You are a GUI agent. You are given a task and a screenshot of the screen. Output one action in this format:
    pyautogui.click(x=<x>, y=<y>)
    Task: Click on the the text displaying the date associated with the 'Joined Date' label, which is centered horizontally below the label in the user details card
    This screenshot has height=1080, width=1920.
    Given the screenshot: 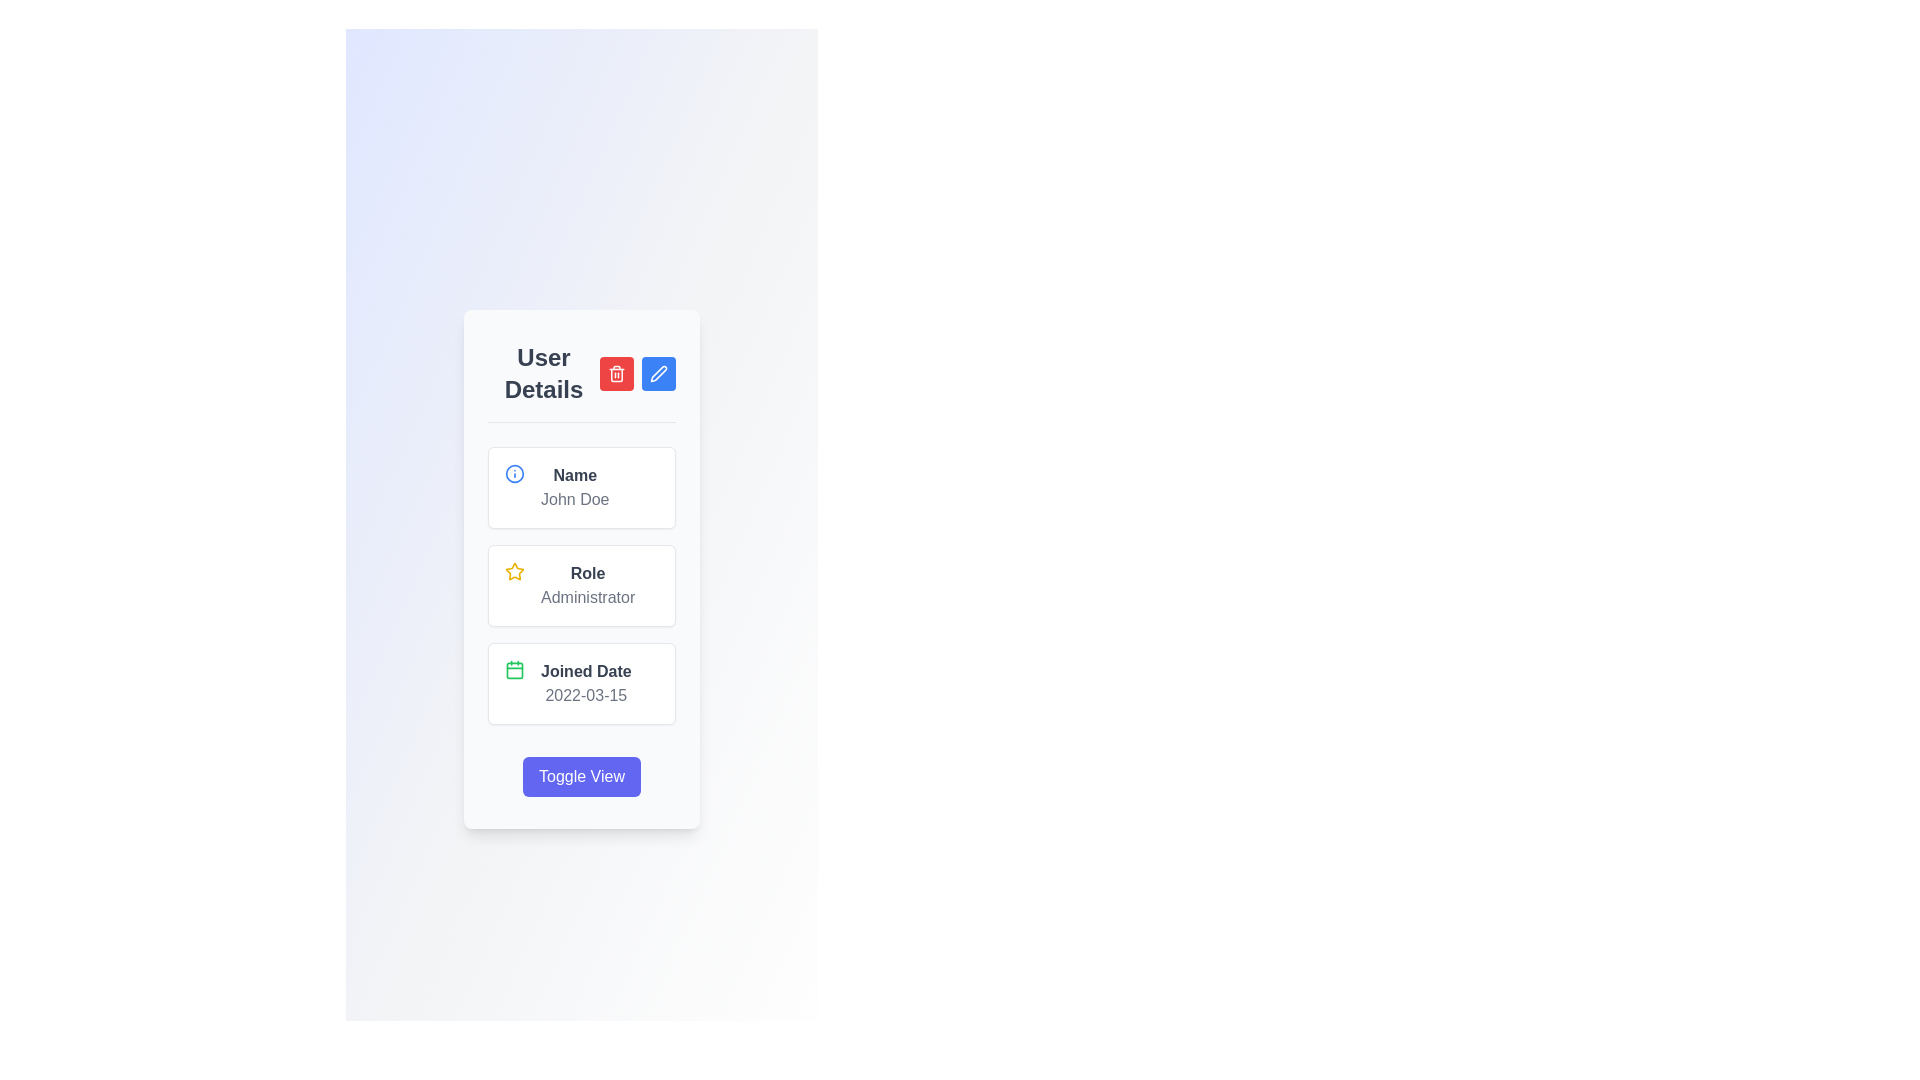 What is the action you would take?
    pyautogui.click(x=585, y=694)
    